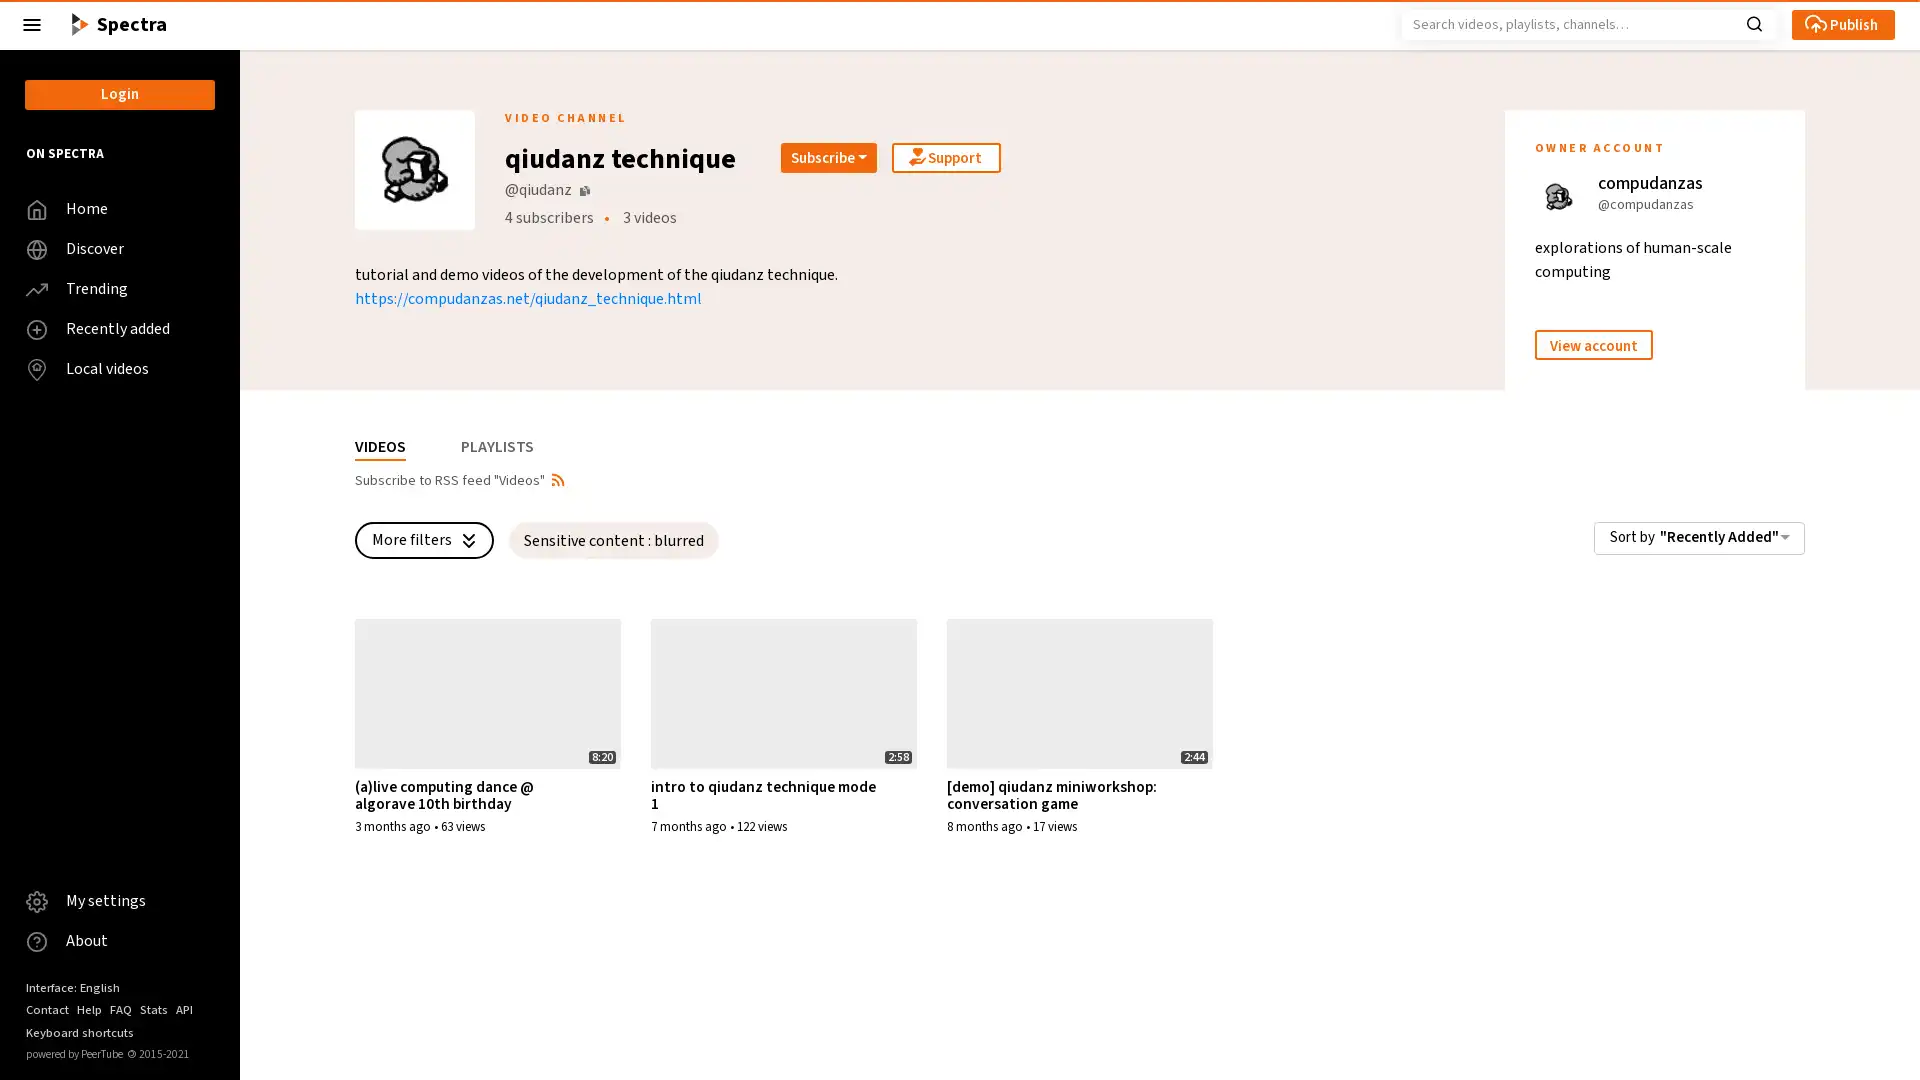  I want to click on Open syndication dropdown, so click(557, 478).